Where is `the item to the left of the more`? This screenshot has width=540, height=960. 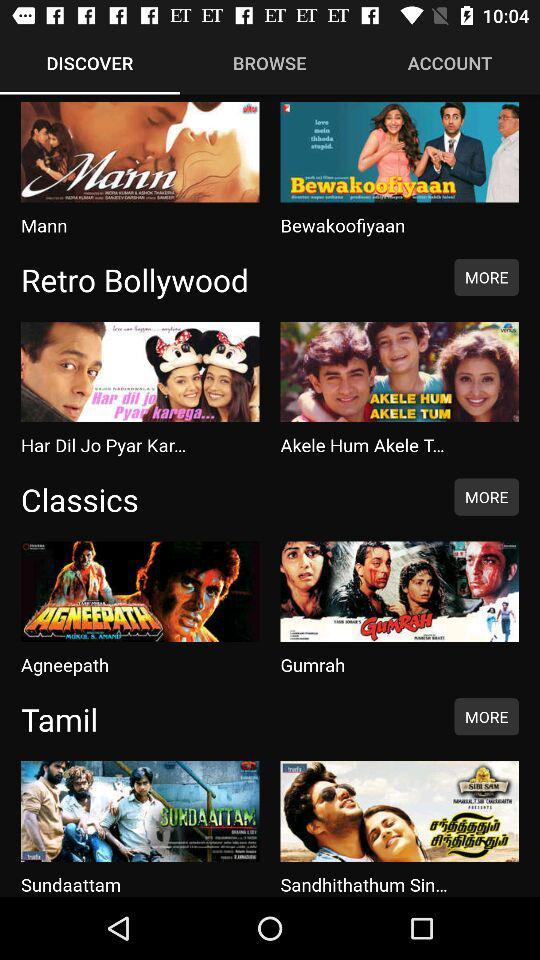 the item to the left of the more is located at coordinates (226, 278).